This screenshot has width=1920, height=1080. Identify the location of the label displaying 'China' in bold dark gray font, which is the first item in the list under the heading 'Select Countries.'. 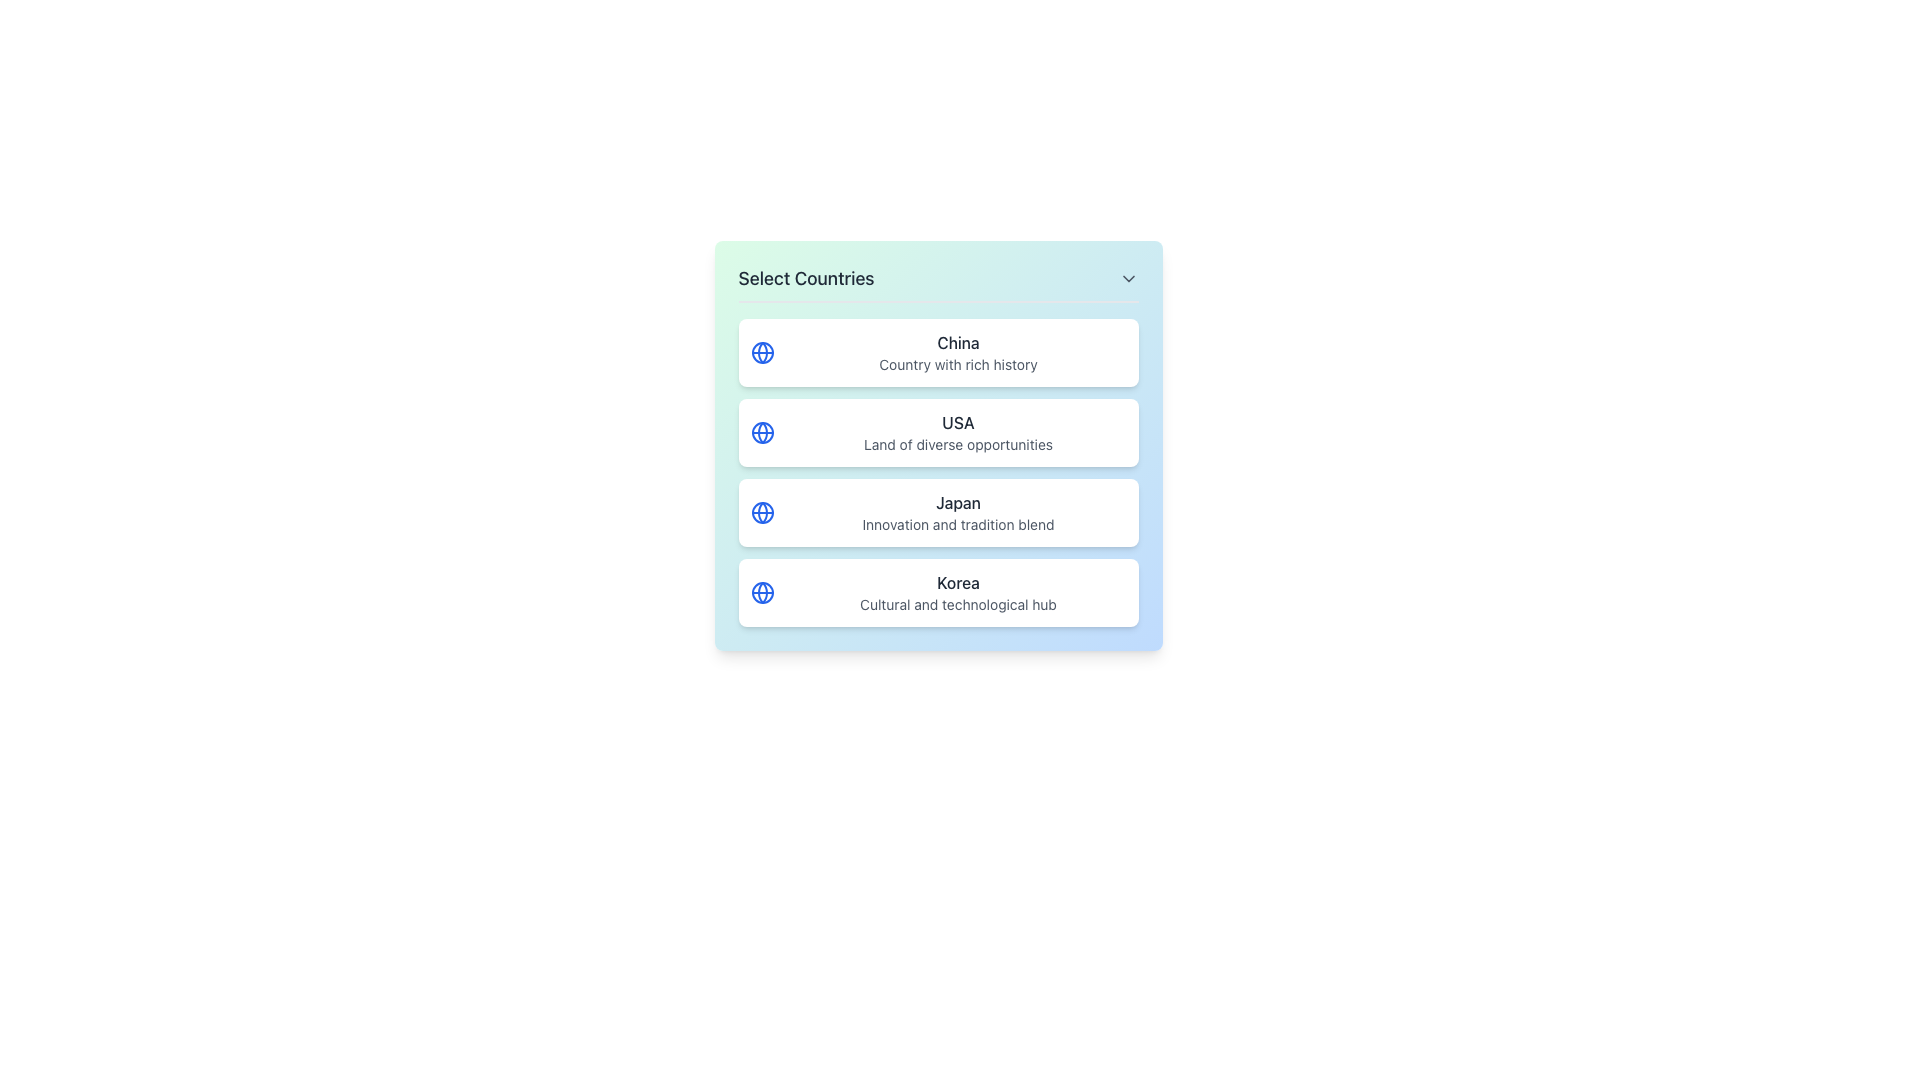
(957, 342).